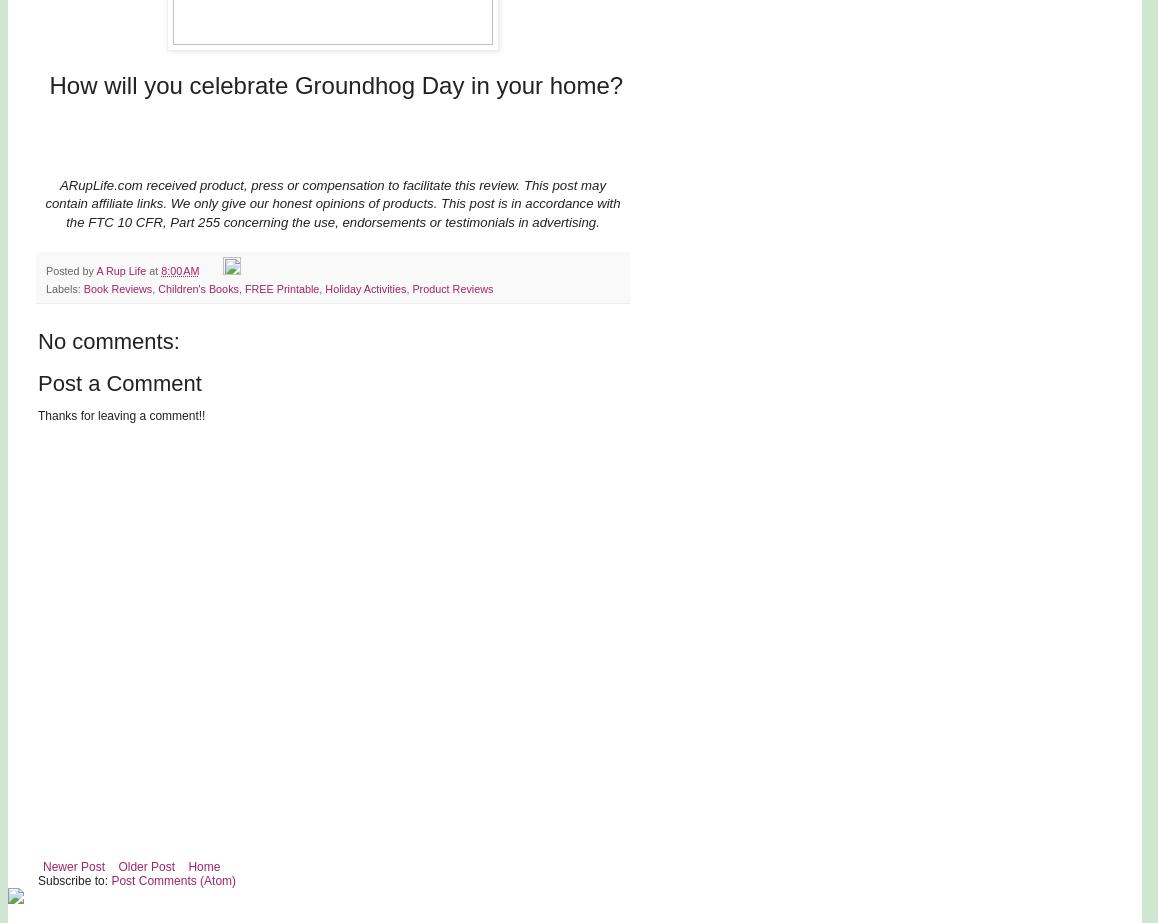 Image resolution: width=1158 pixels, height=923 pixels. What do you see at coordinates (44, 270) in the screenshot?
I see `'Posted by'` at bounding box center [44, 270].